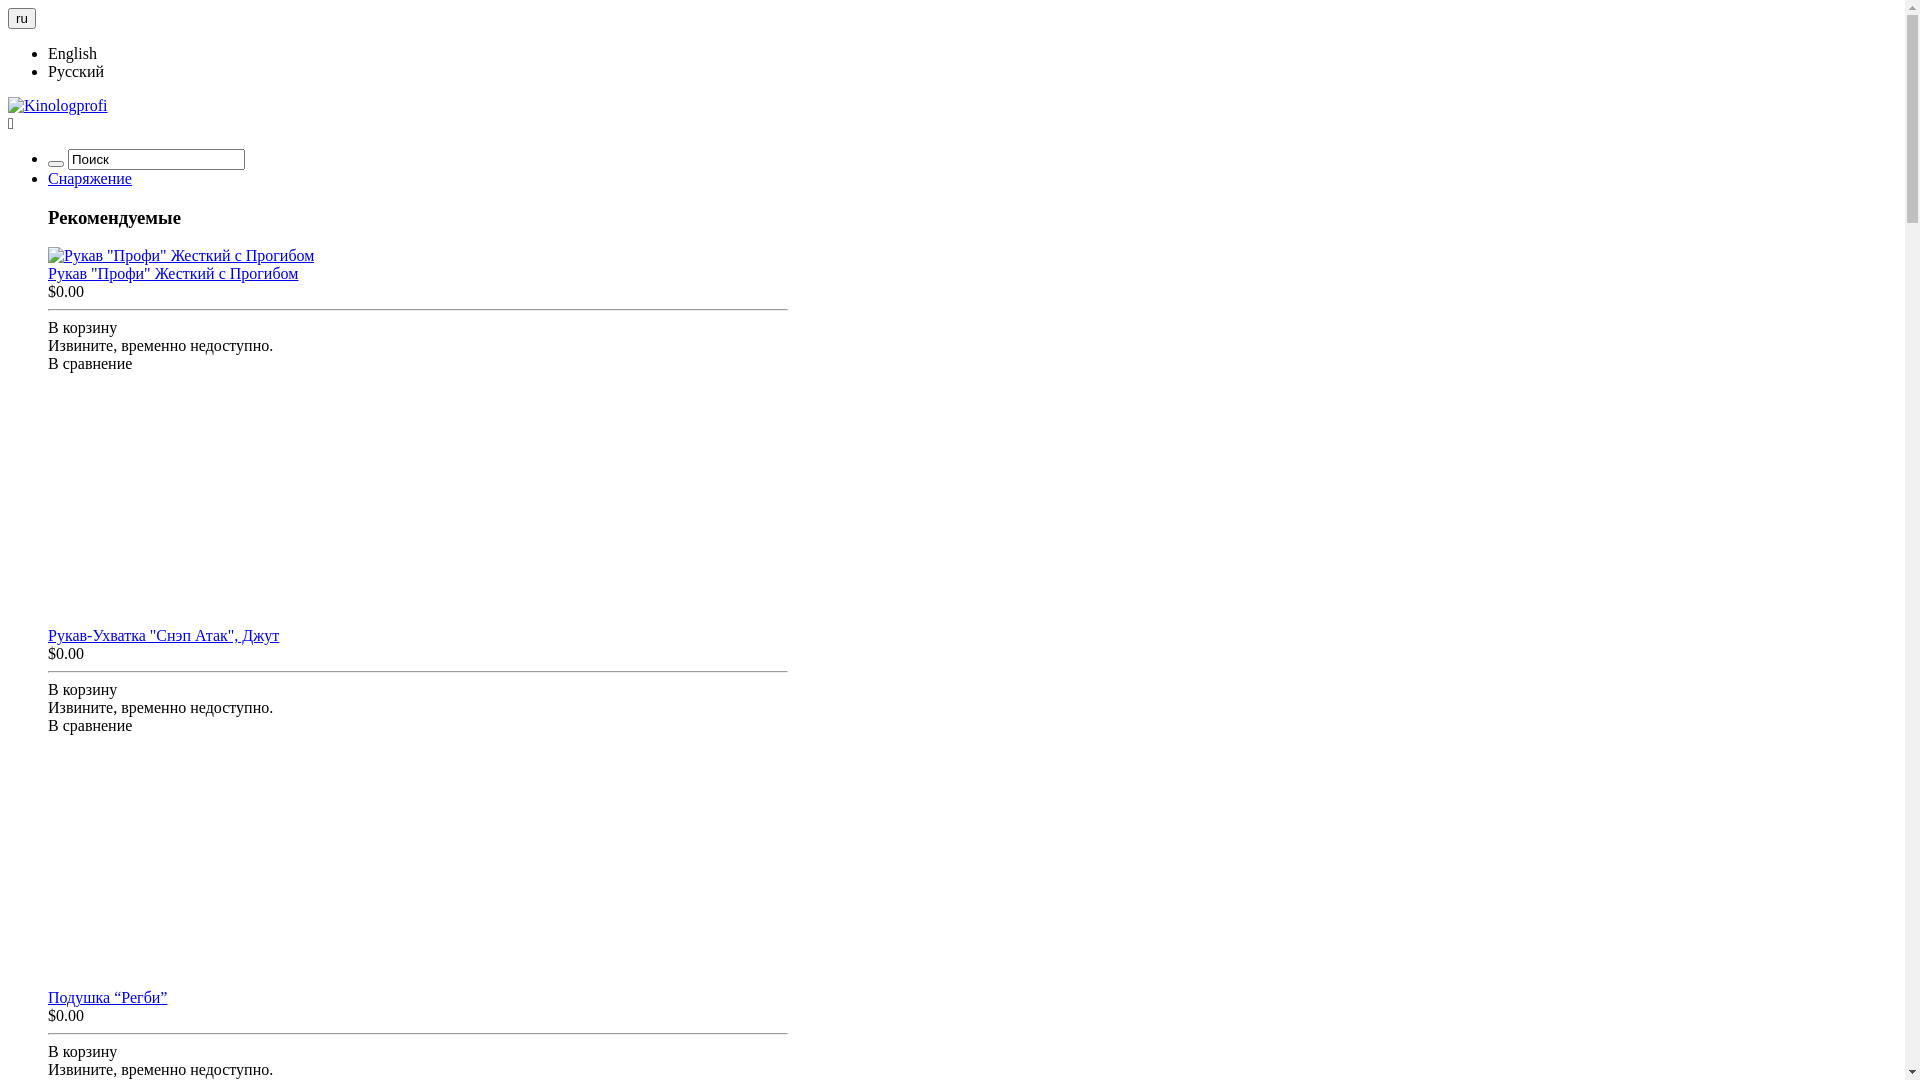  Describe the element at coordinates (48, 52) in the screenshot. I see `'English'` at that location.